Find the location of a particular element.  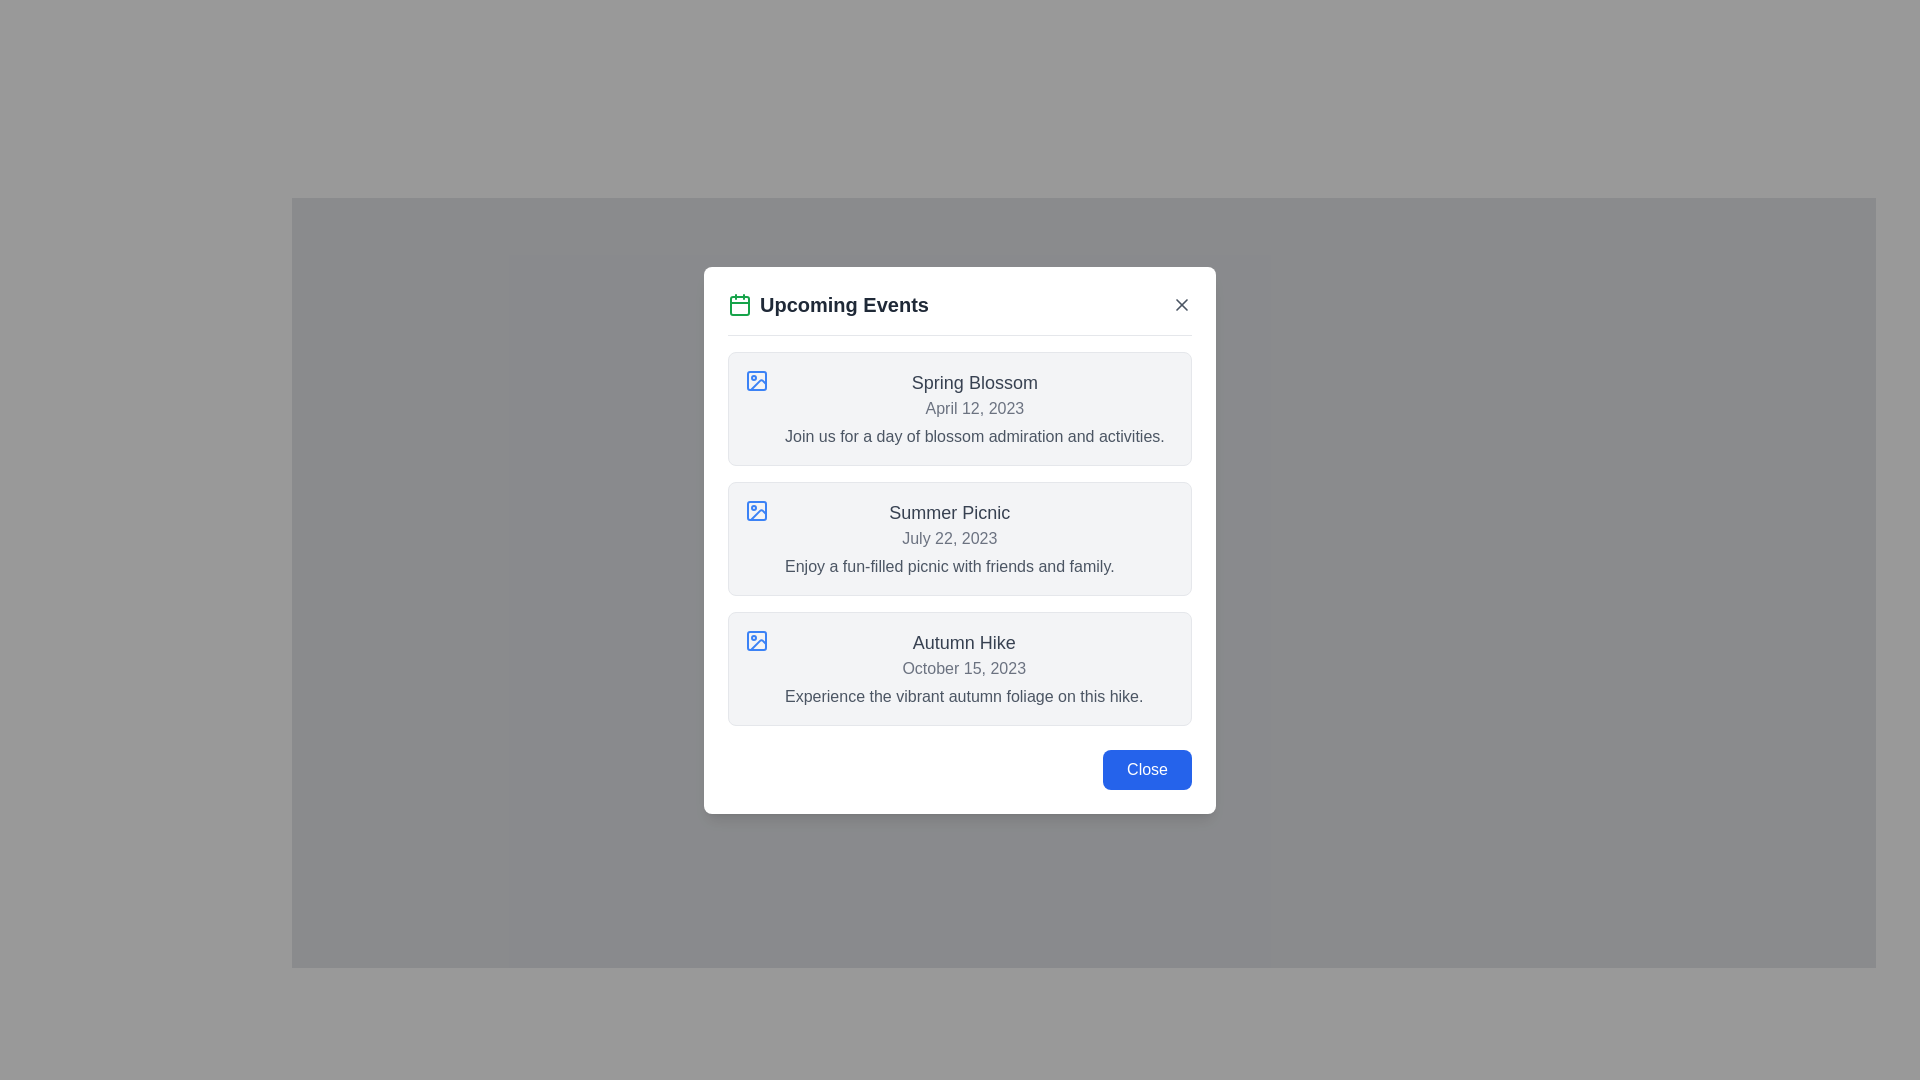

the third item in the 'Upcoming Events' modal, which is a text content block providing details about an upcoming event is located at coordinates (964, 668).